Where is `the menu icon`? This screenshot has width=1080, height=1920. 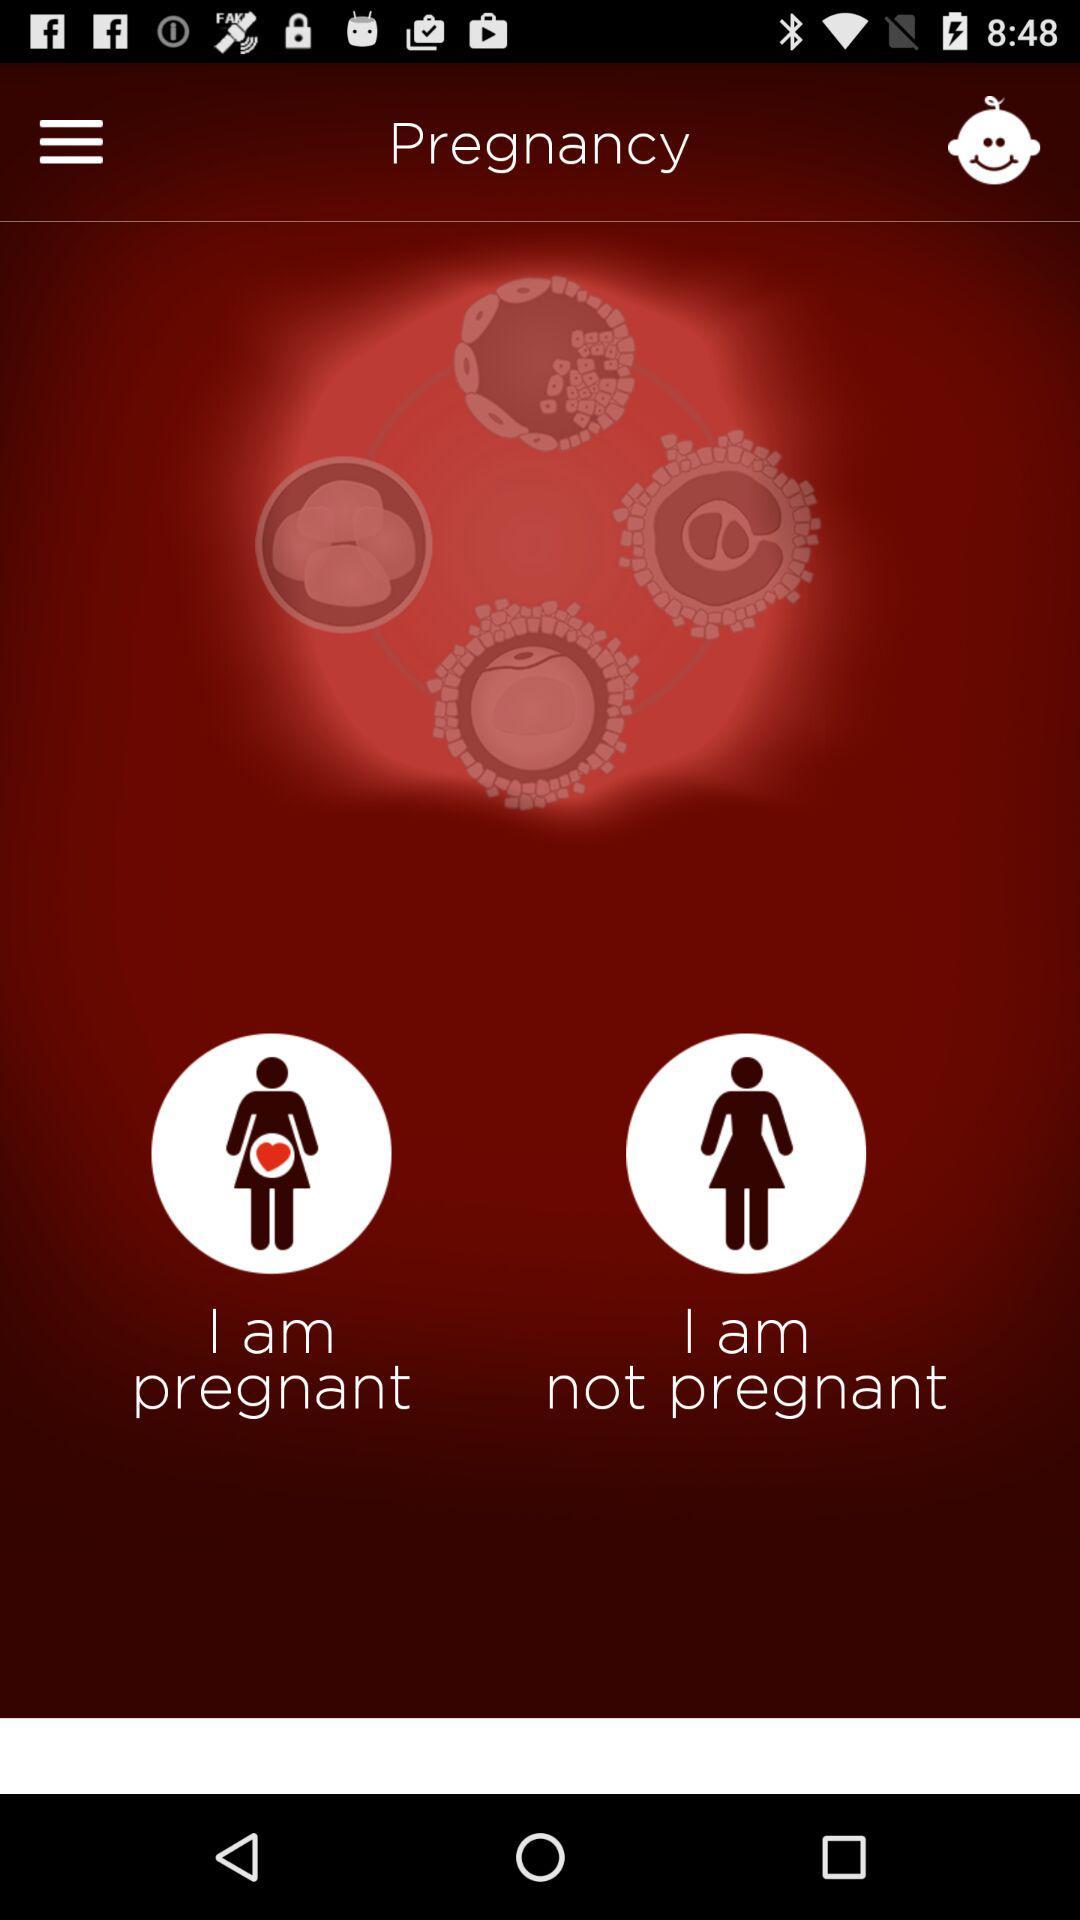
the menu icon is located at coordinates (70, 150).